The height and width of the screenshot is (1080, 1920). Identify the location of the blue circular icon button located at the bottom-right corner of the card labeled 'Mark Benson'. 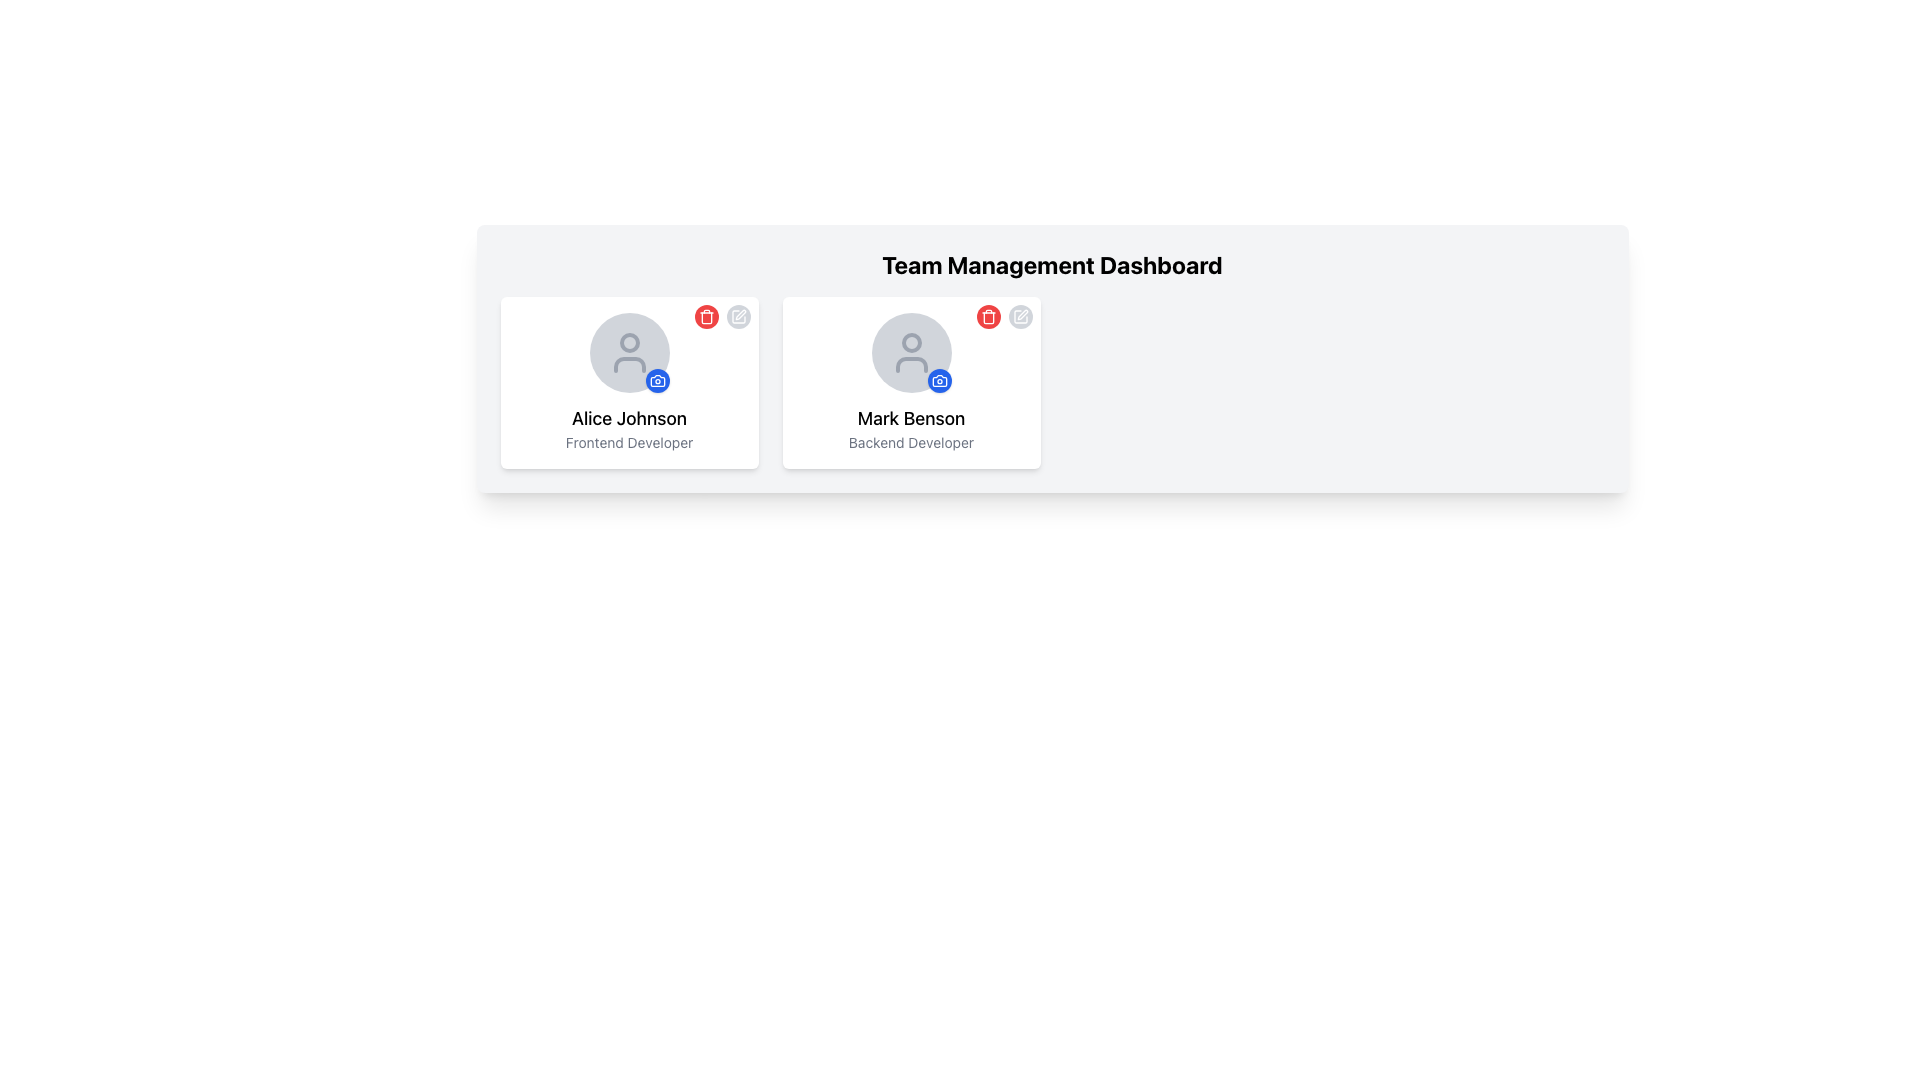
(938, 381).